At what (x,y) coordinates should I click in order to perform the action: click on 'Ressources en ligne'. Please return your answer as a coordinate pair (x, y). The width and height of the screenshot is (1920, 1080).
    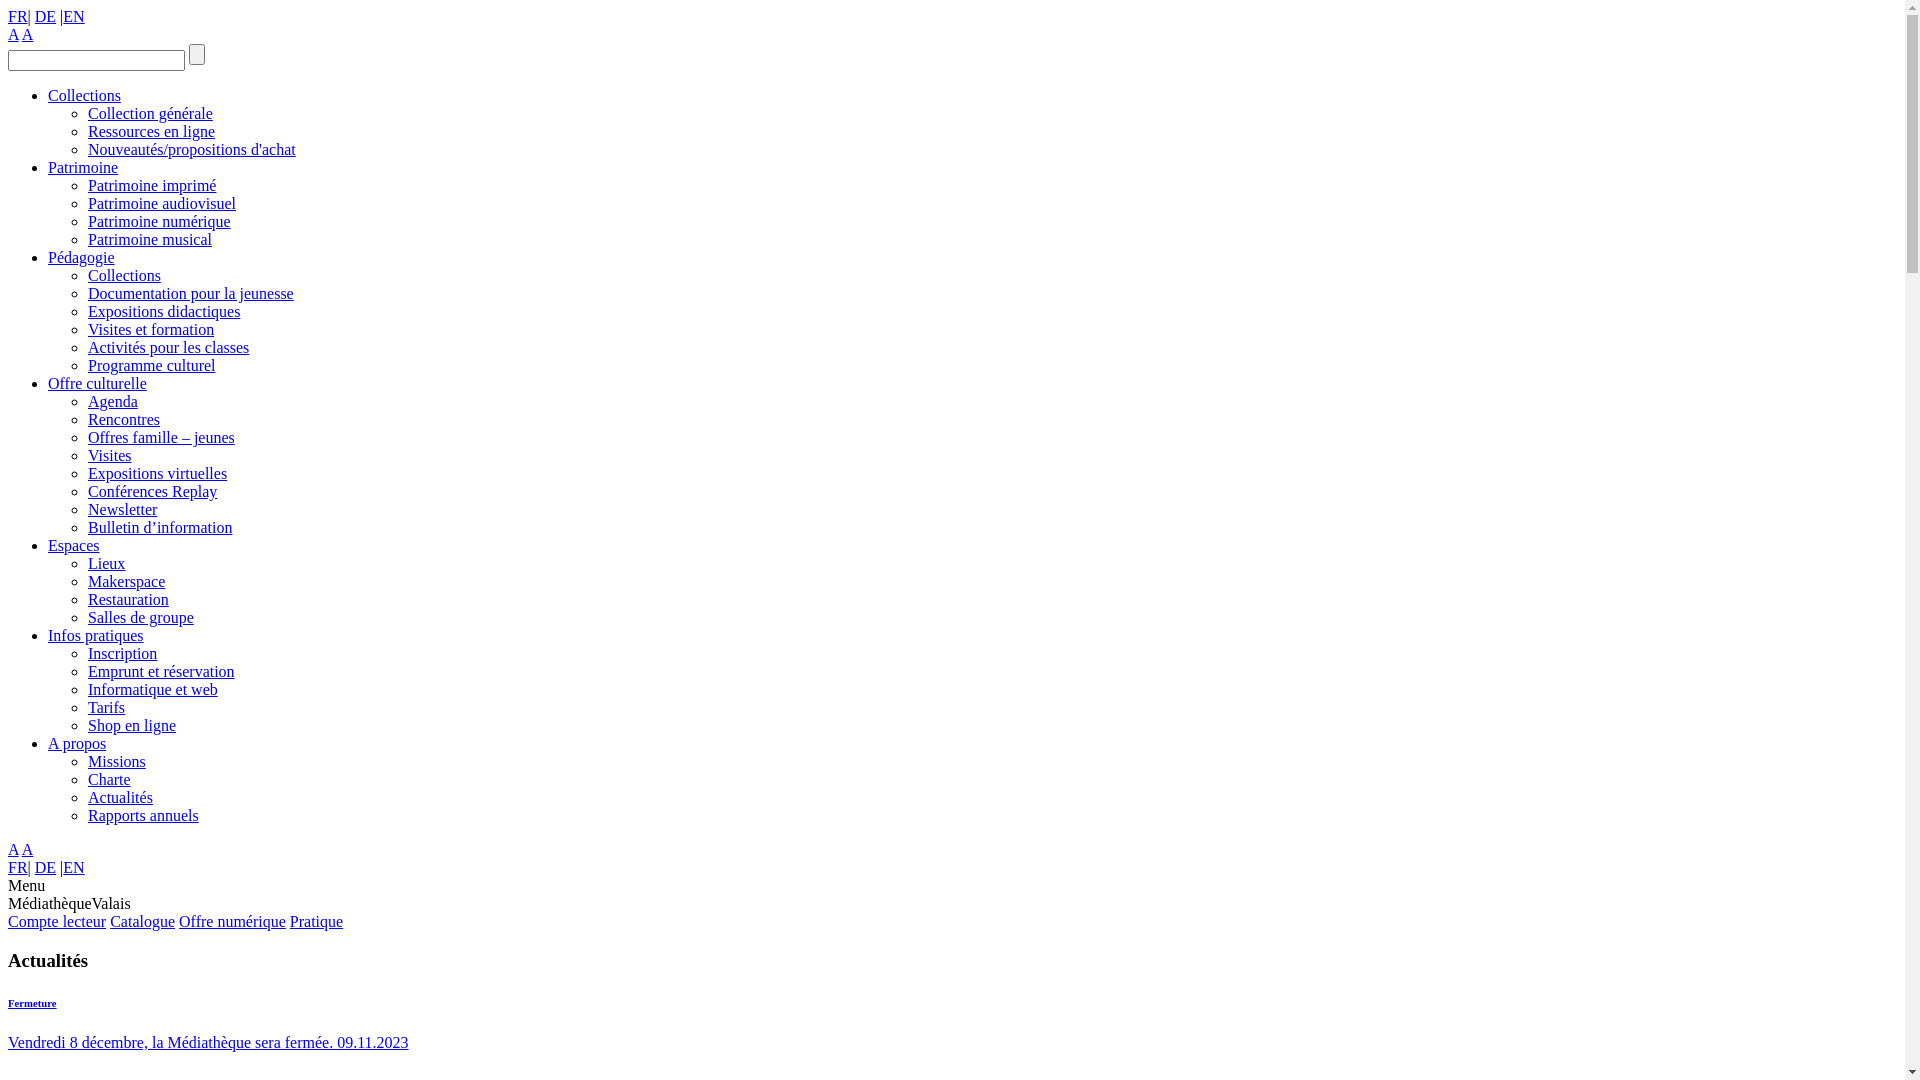
    Looking at the image, I should click on (86, 131).